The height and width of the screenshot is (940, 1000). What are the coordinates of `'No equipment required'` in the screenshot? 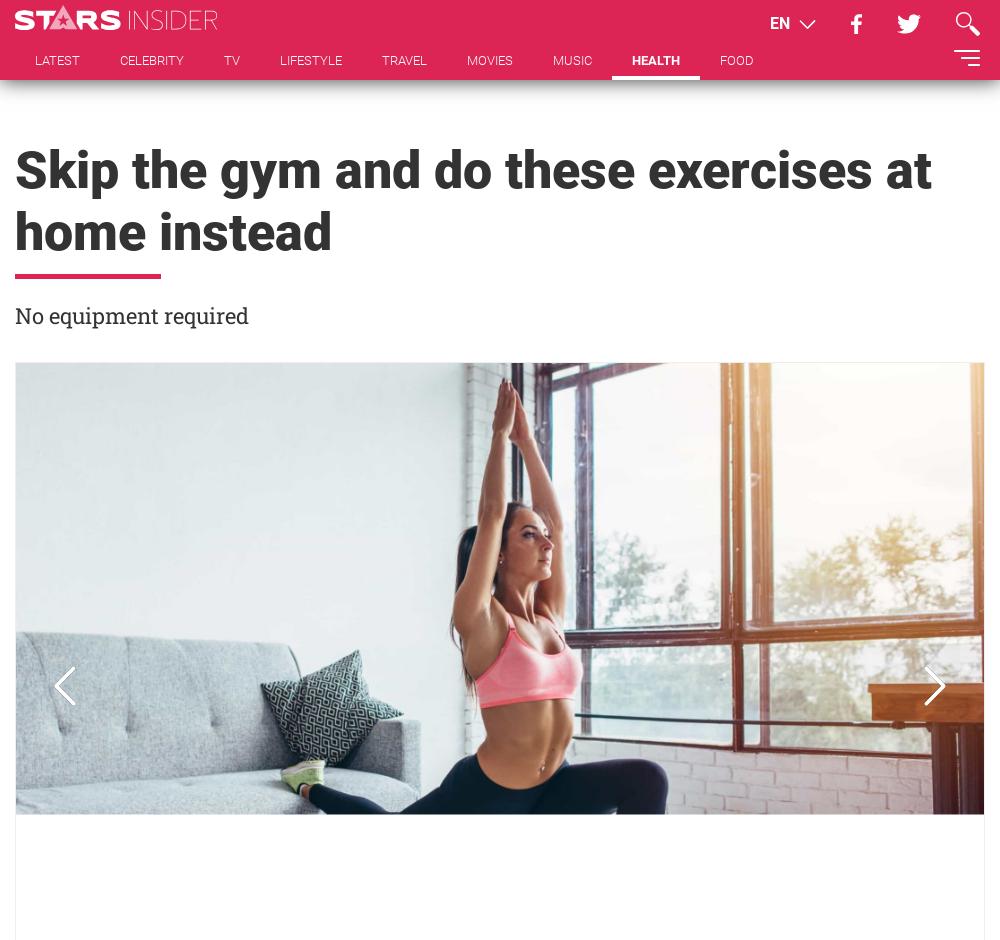 It's located at (132, 315).